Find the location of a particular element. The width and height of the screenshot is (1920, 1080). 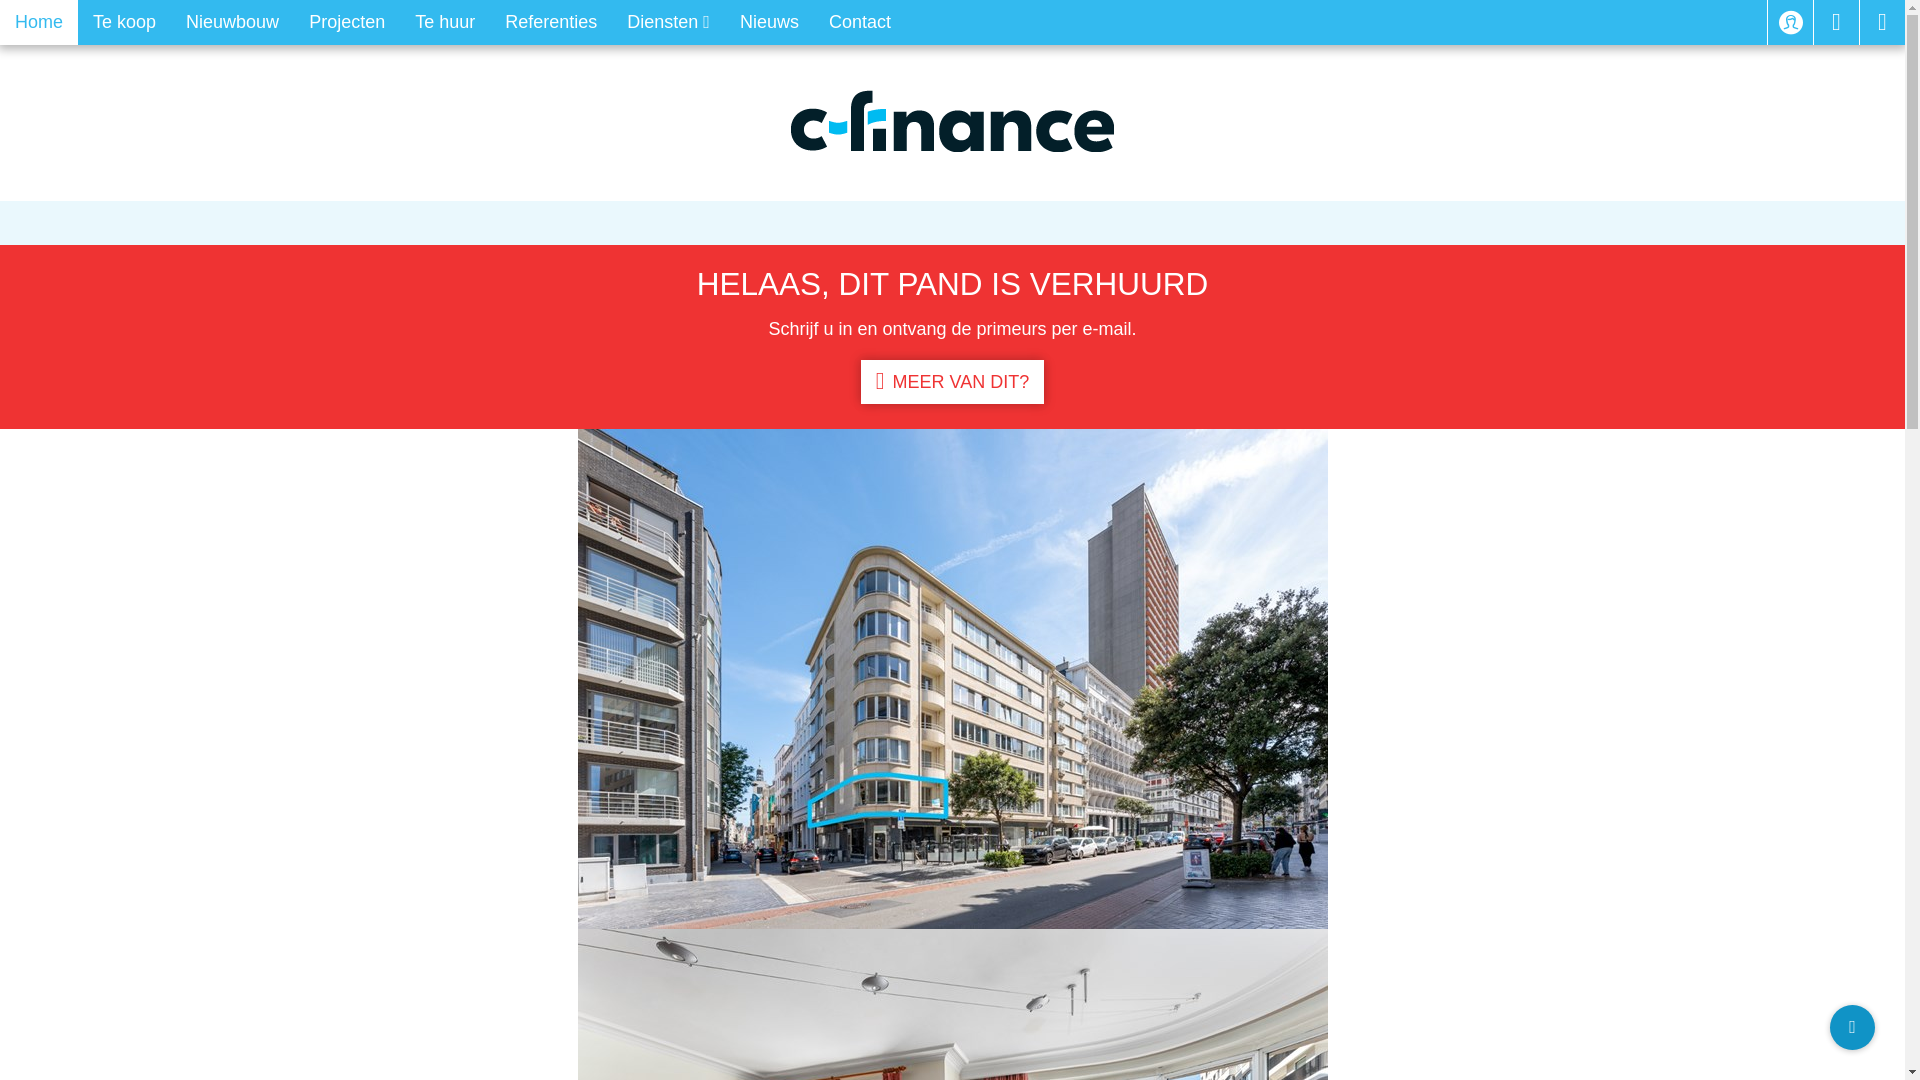

'Eigenaarslogin' is located at coordinates (1790, 22).